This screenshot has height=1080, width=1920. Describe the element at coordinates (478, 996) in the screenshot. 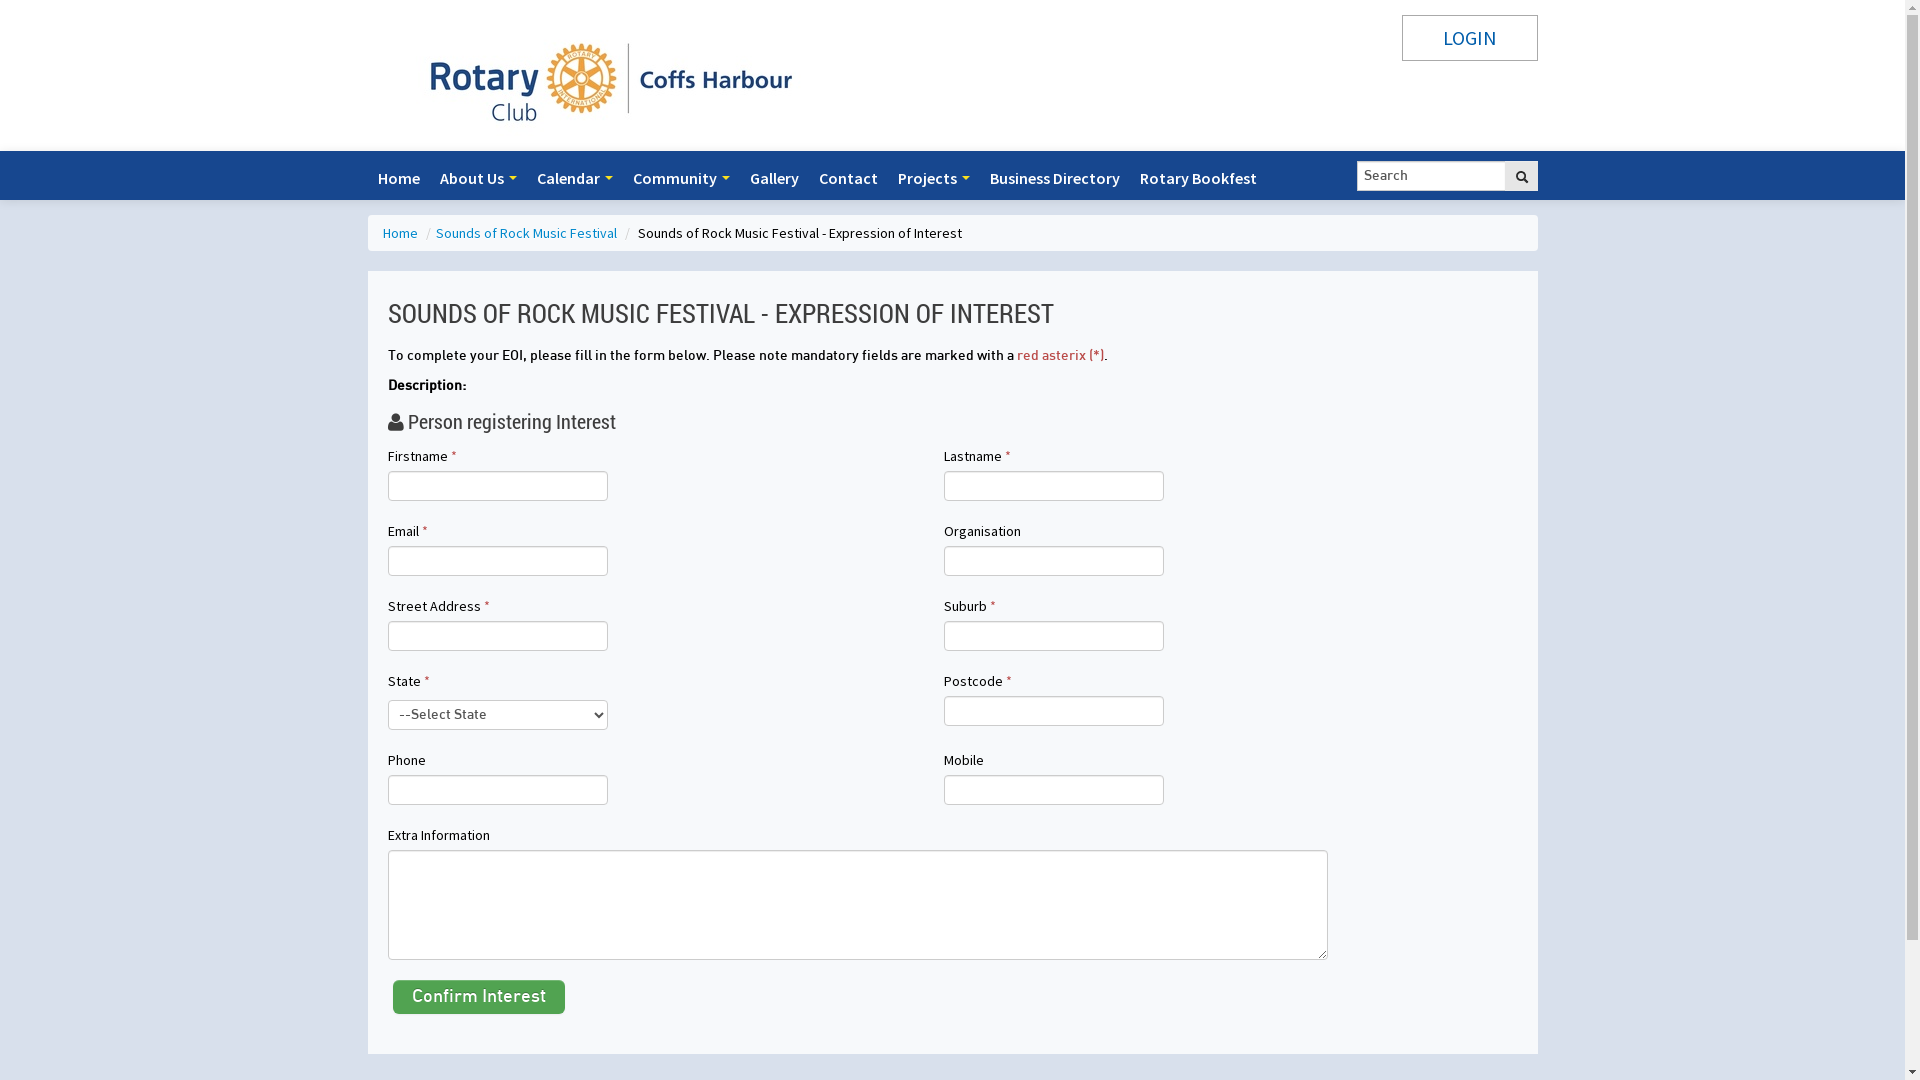

I see `'Confirm Interest'` at that location.